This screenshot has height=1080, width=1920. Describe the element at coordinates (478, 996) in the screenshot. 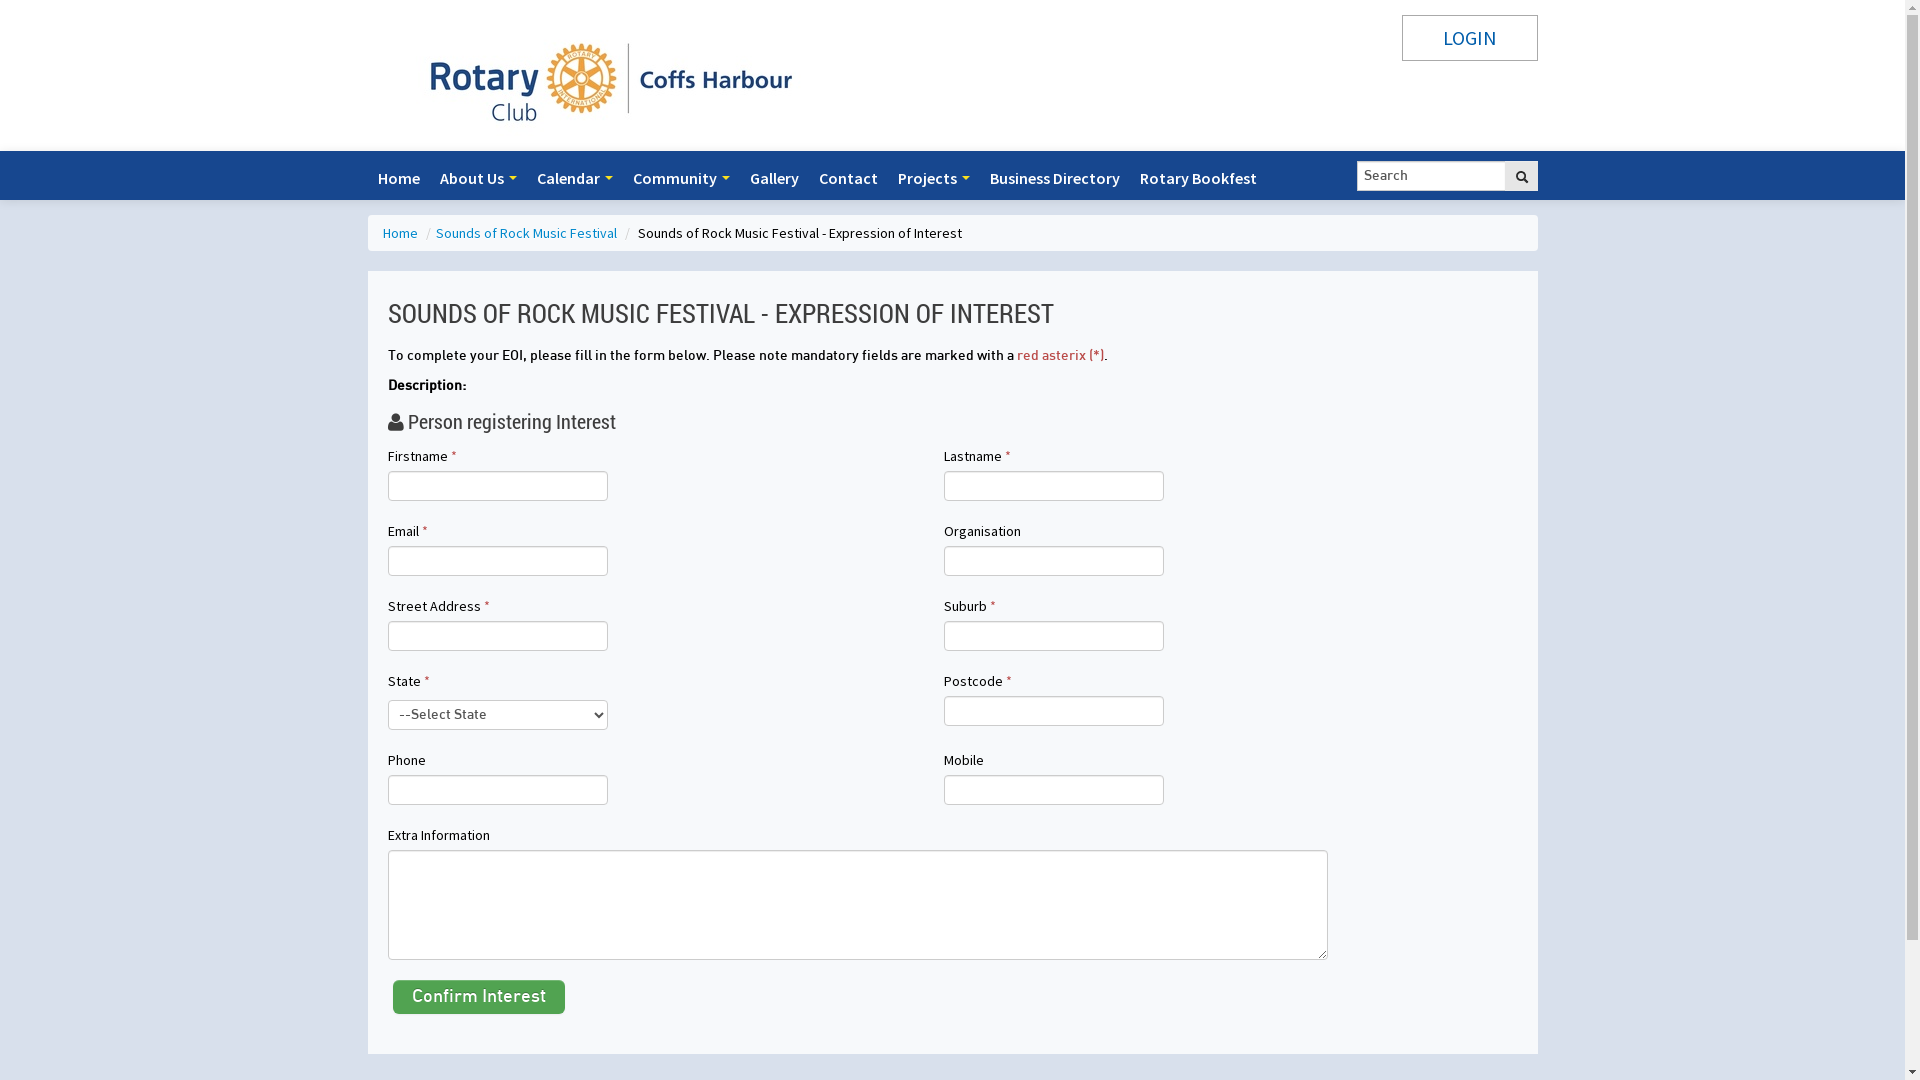

I see `'Confirm Interest'` at that location.